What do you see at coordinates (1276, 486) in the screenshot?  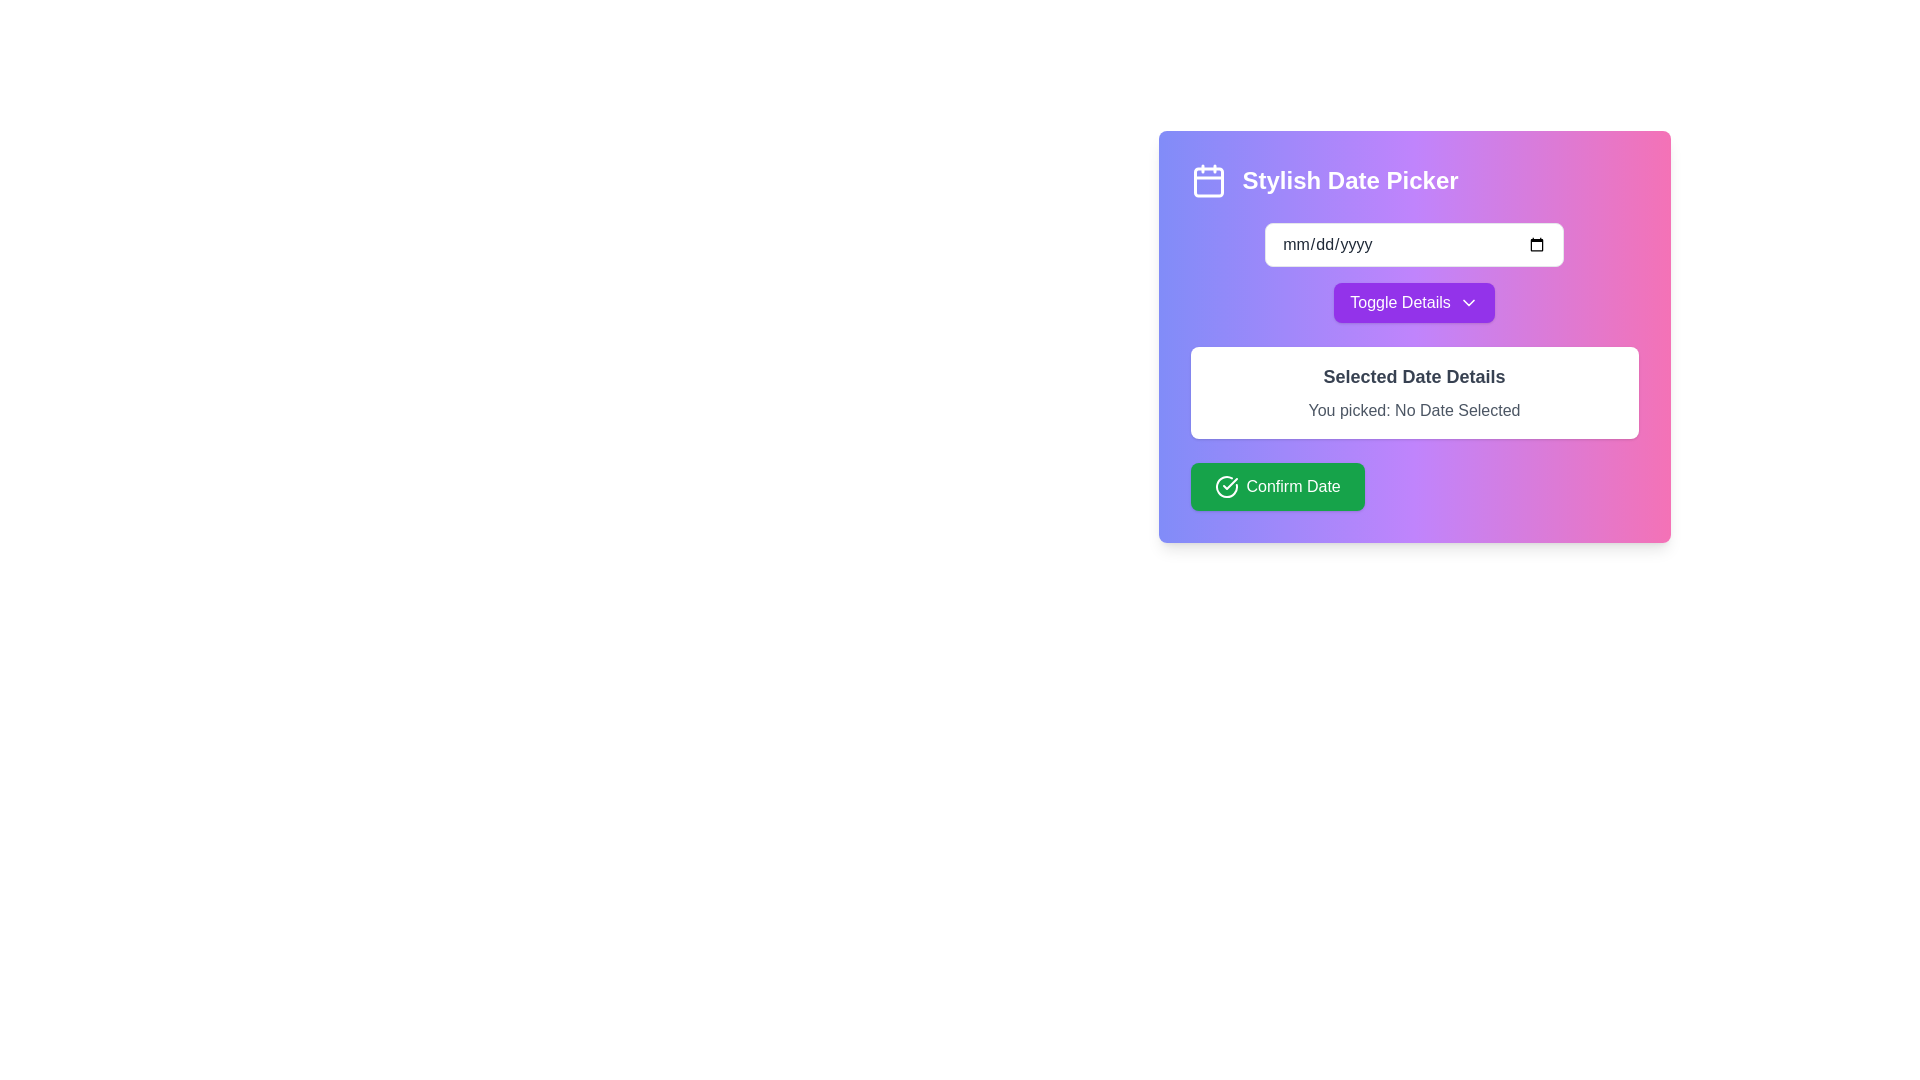 I see `the 'Confirm Date' button located at the bottom center of the 'Stylish Date Picker' interface` at bounding box center [1276, 486].